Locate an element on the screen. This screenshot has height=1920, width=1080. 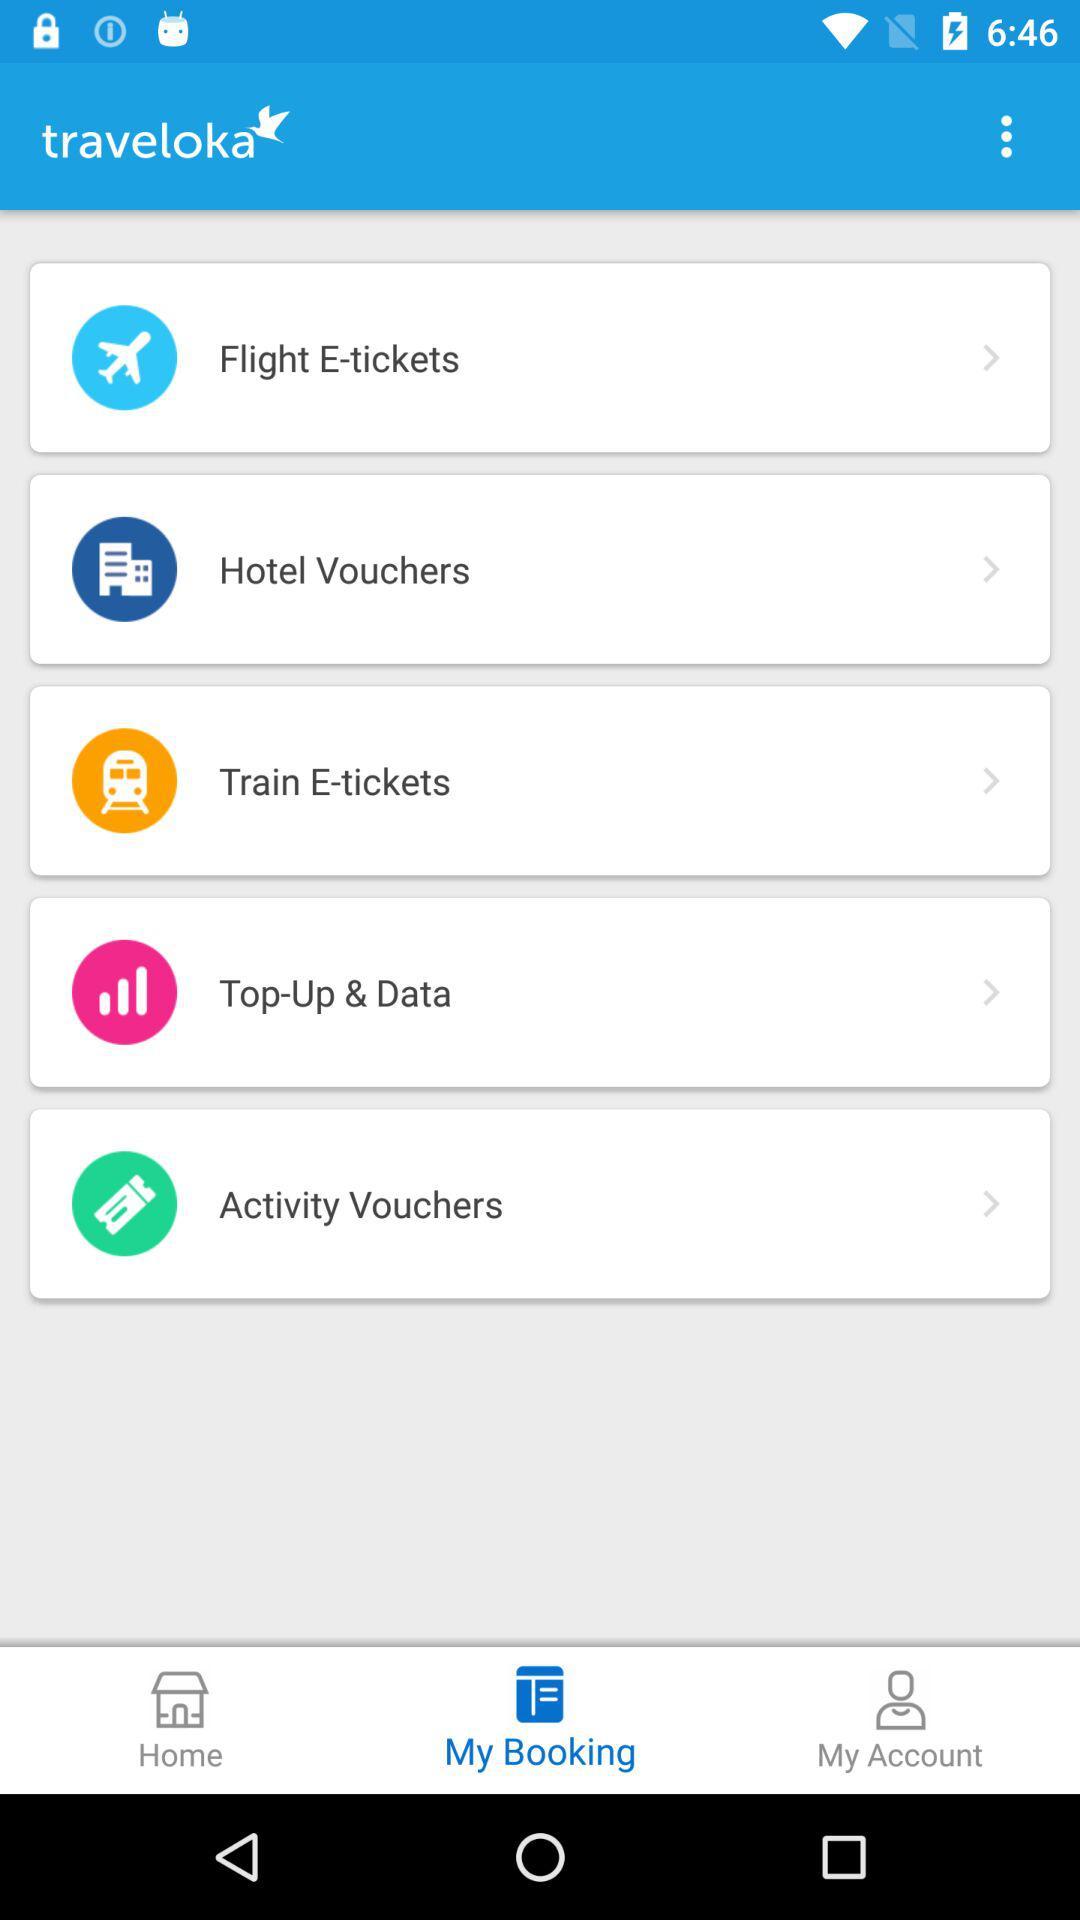
open menu is located at coordinates (1006, 135).